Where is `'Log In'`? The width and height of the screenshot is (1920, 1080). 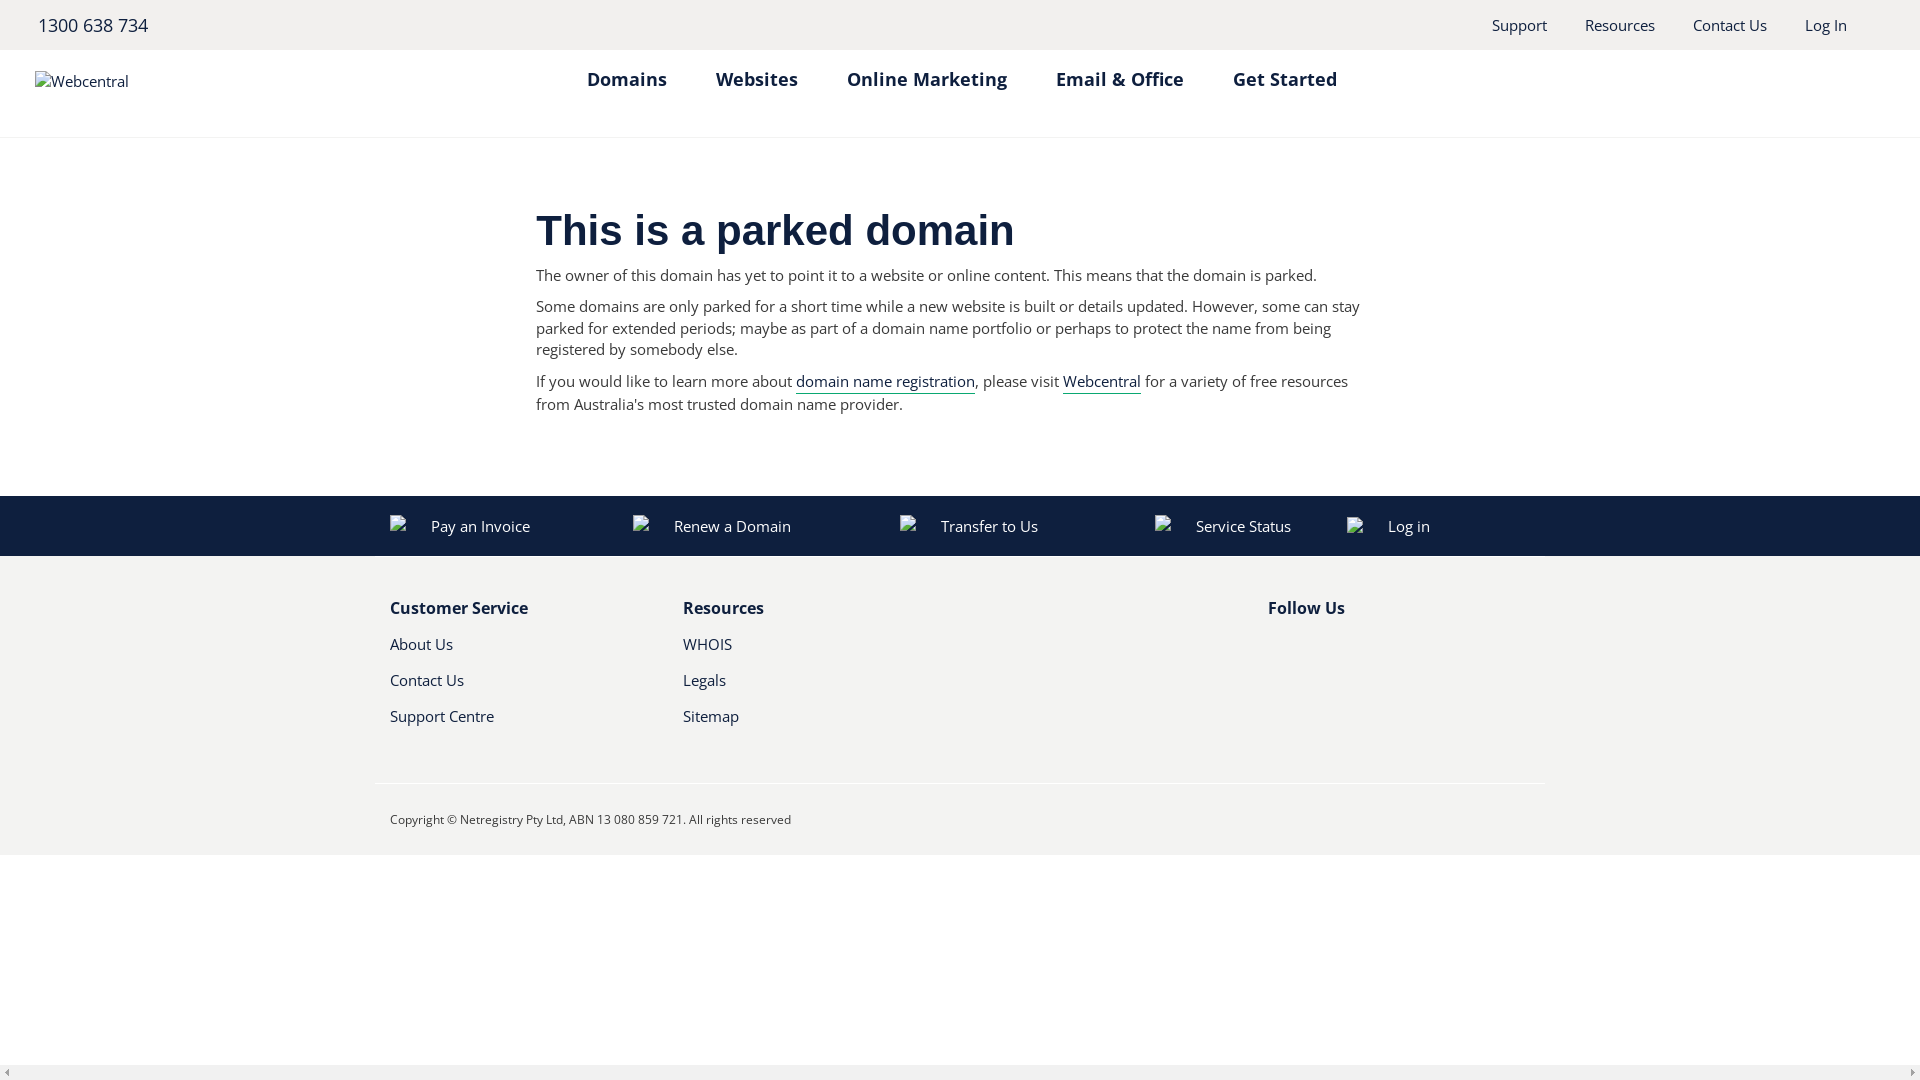
'Log In' is located at coordinates (1825, 24).